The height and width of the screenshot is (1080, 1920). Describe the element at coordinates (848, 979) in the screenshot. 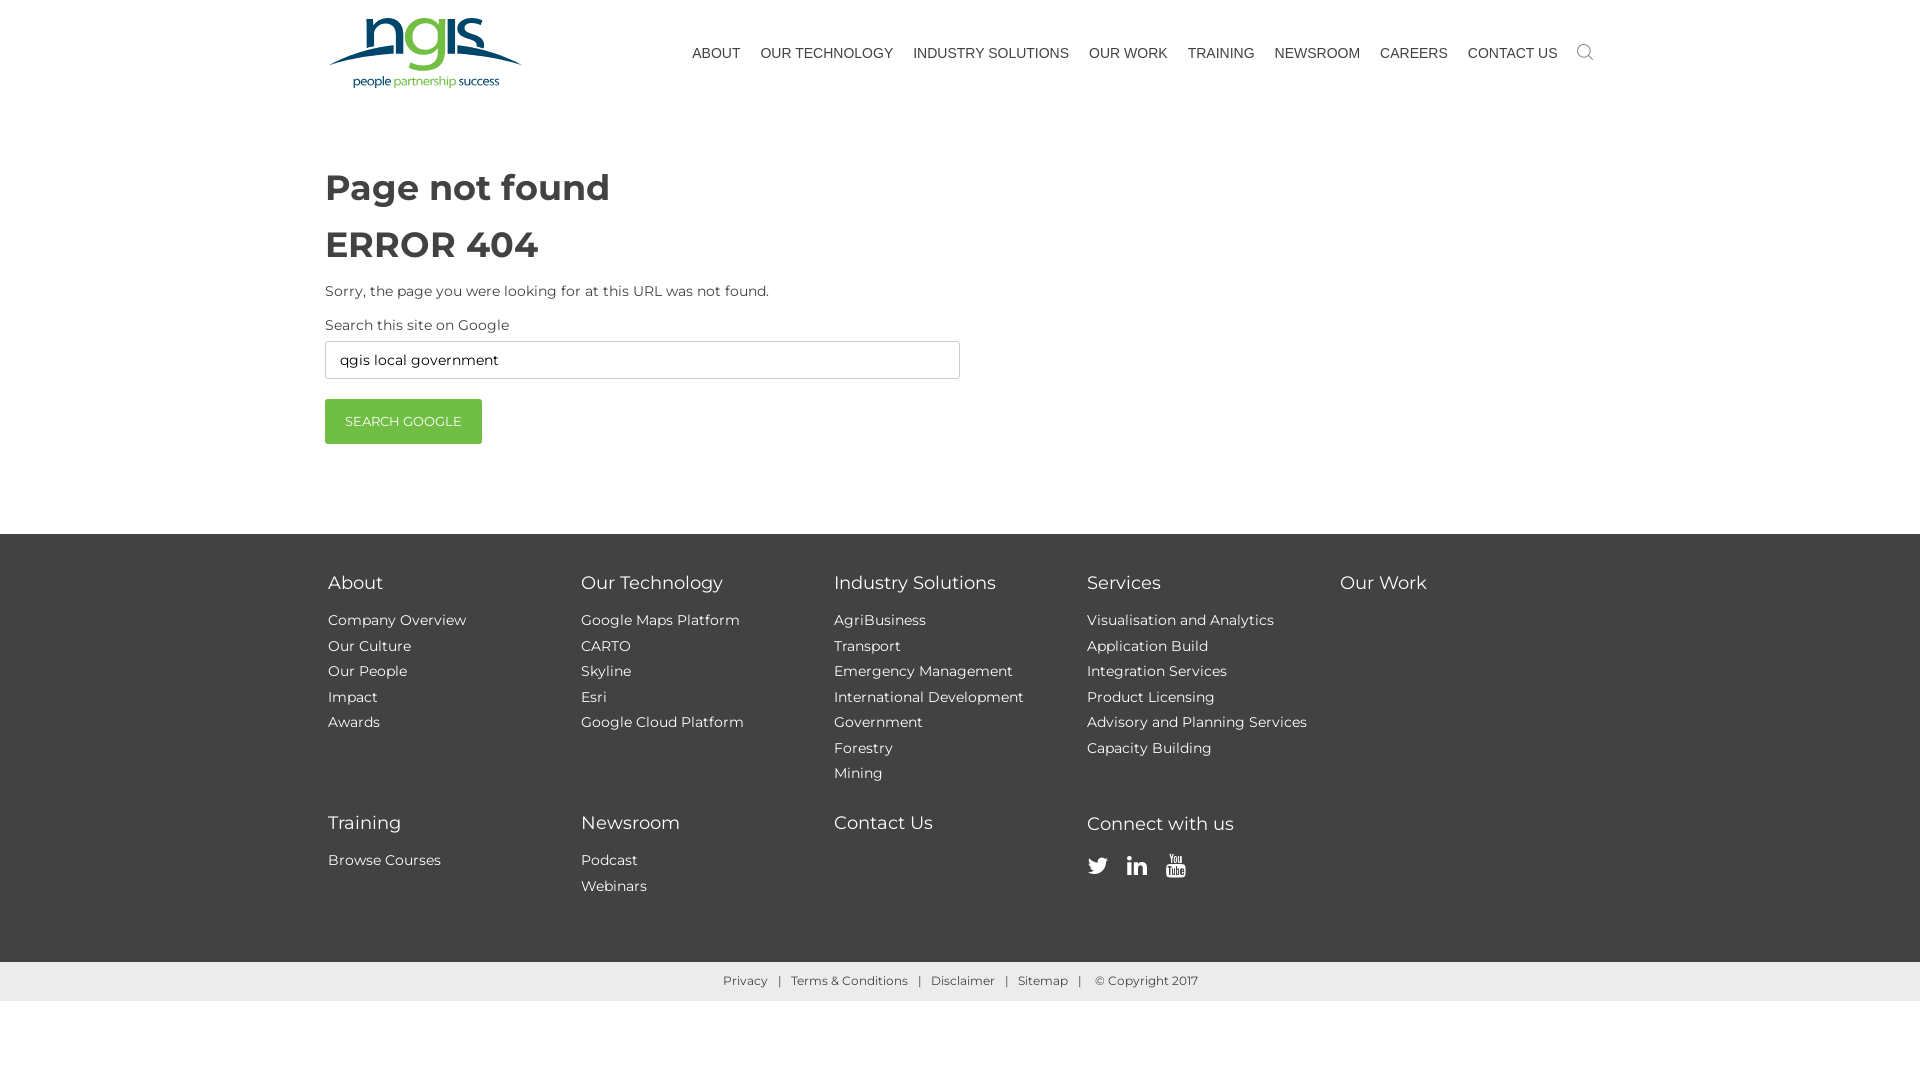

I see `'Terms & Conditions'` at that location.